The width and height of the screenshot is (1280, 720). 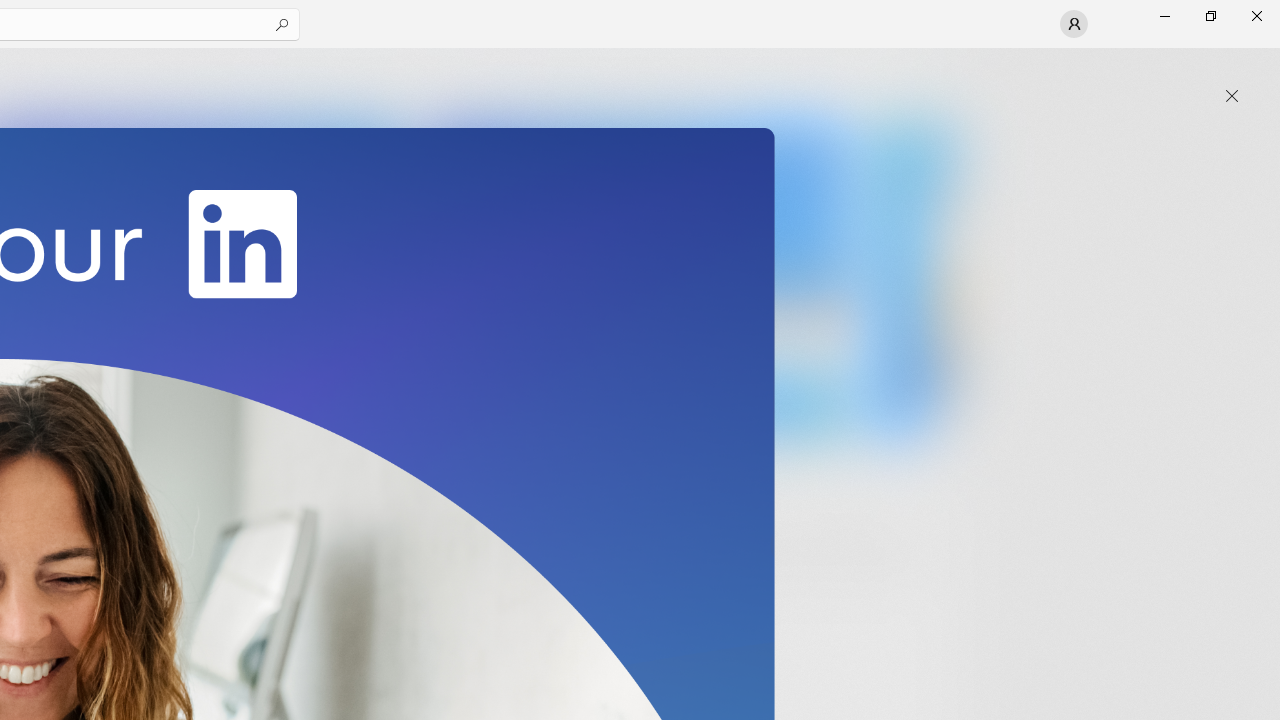 I want to click on 'User profile', so click(x=1072, y=24).